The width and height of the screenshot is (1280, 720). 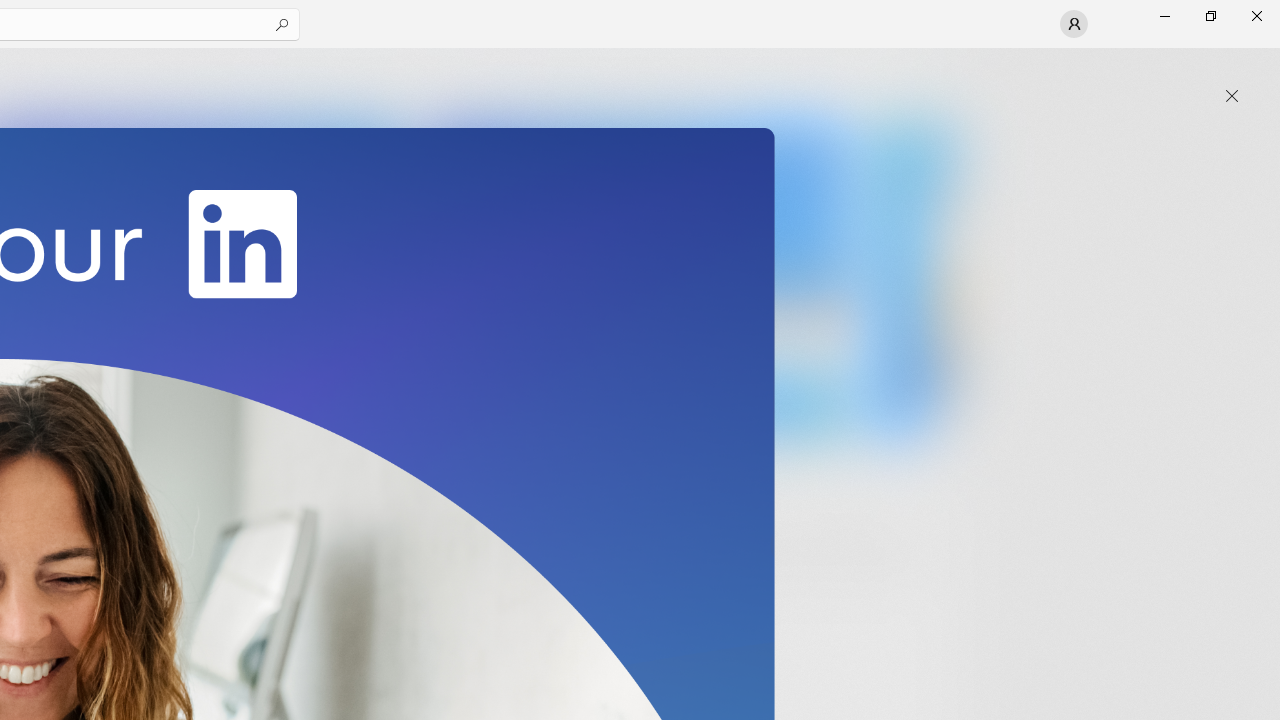 I want to click on 'User profile', so click(x=1072, y=24).